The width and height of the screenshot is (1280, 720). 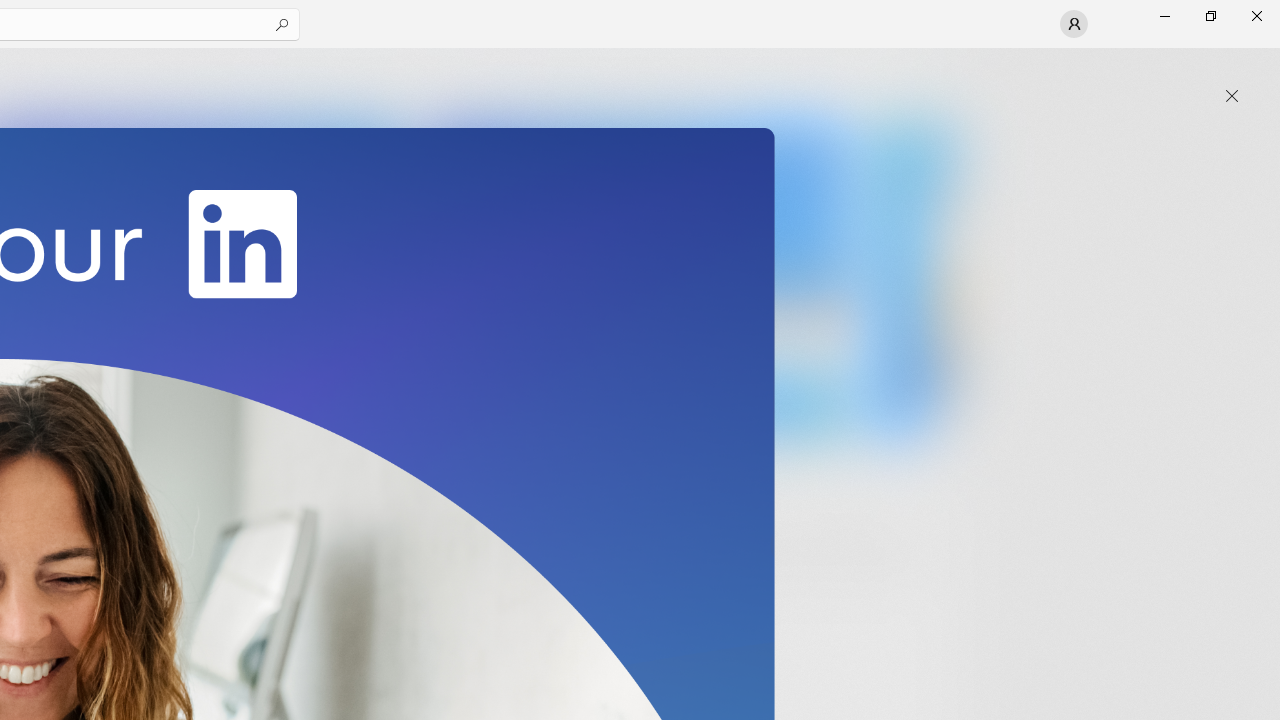 I want to click on 'User profile', so click(x=1072, y=24).